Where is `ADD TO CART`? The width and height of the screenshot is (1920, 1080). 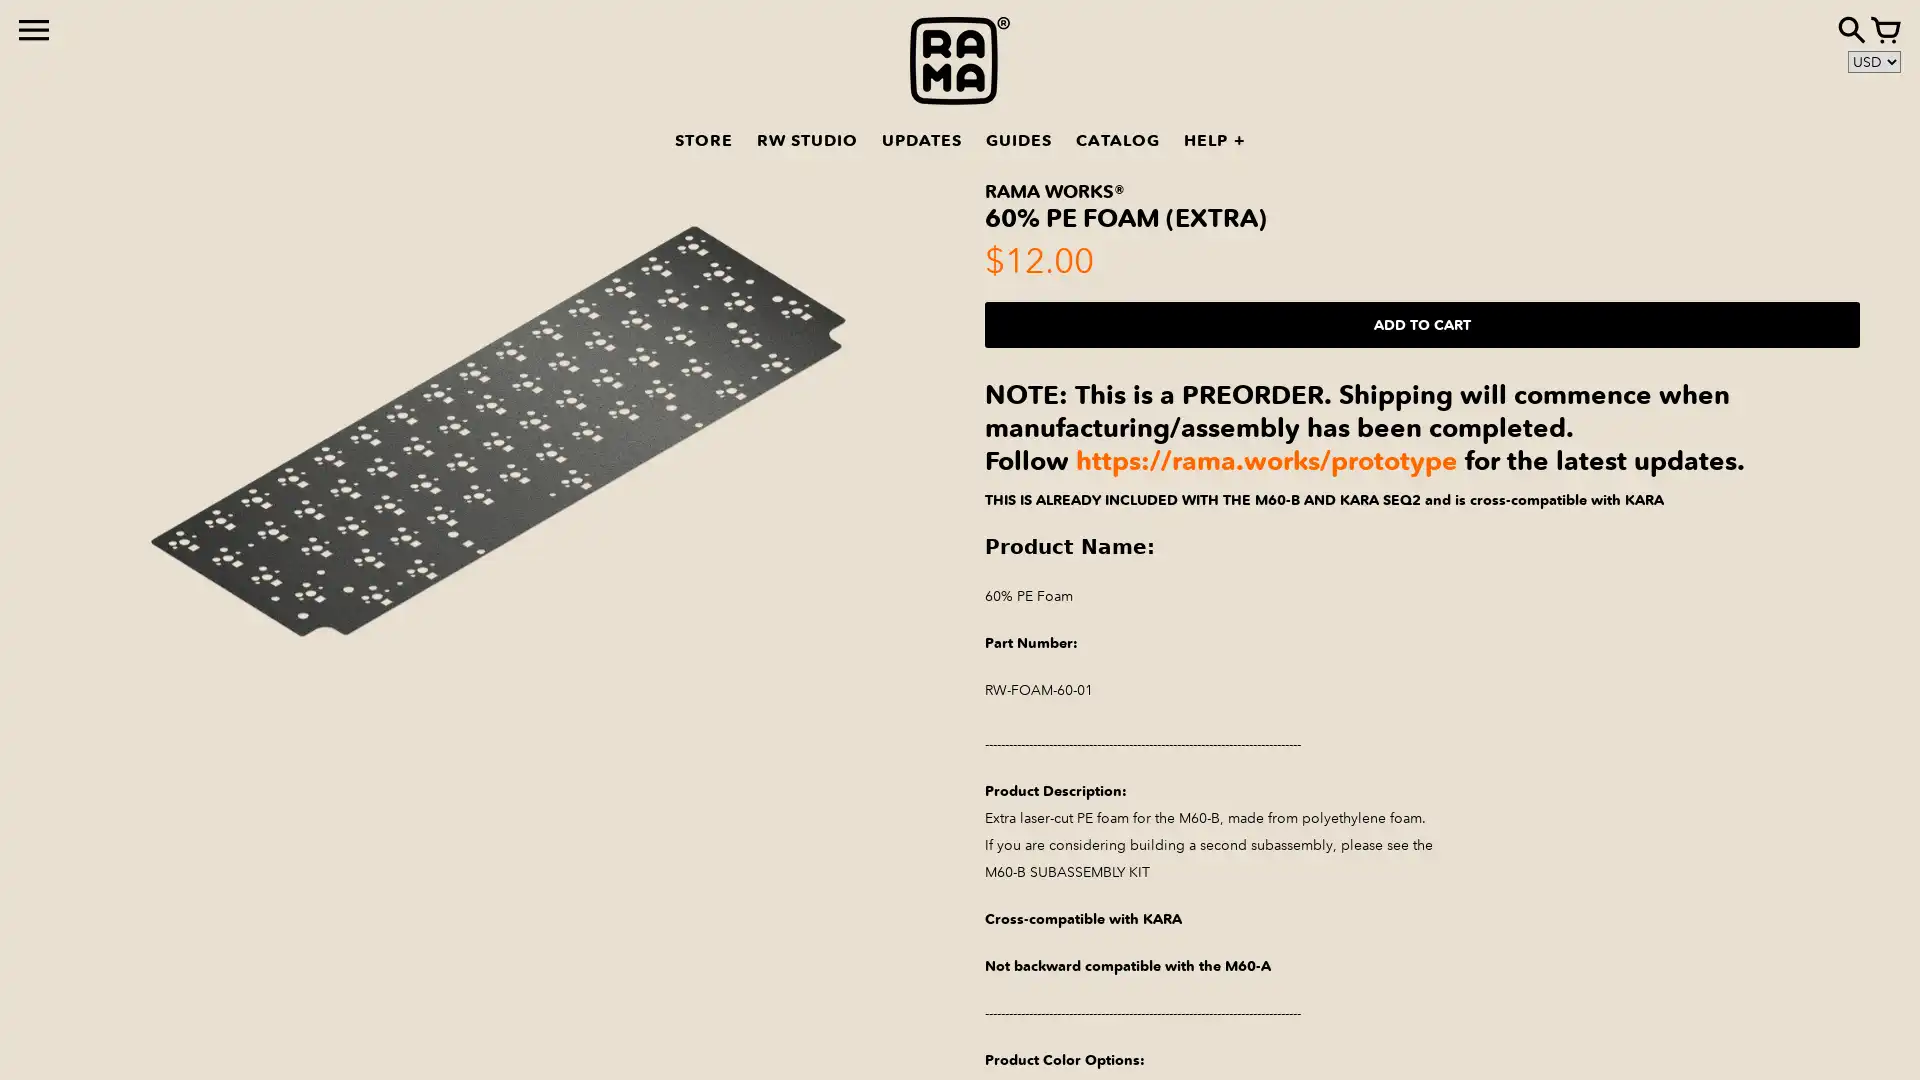
ADD TO CART is located at coordinates (1421, 323).